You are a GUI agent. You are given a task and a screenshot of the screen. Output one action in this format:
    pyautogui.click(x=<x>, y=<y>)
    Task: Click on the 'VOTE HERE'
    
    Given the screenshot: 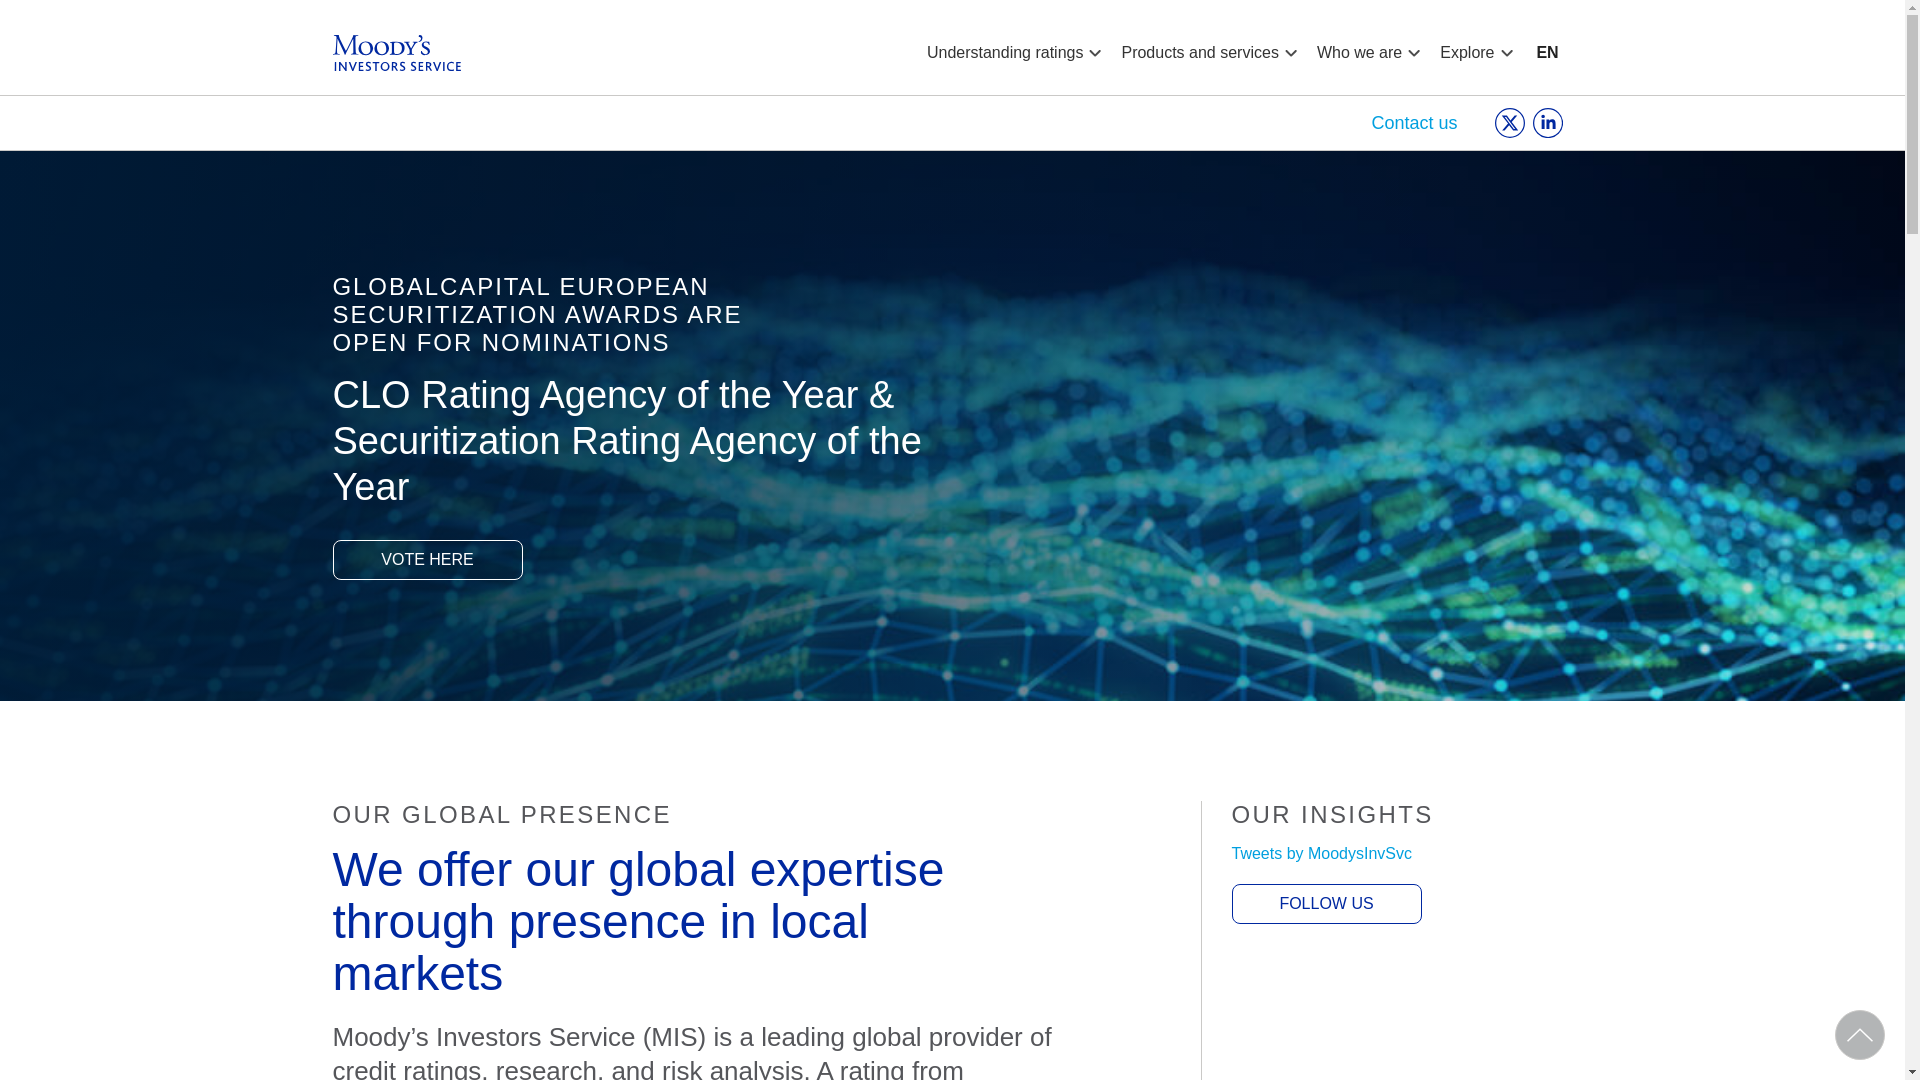 What is the action you would take?
    pyautogui.click(x=426, y=559)
    